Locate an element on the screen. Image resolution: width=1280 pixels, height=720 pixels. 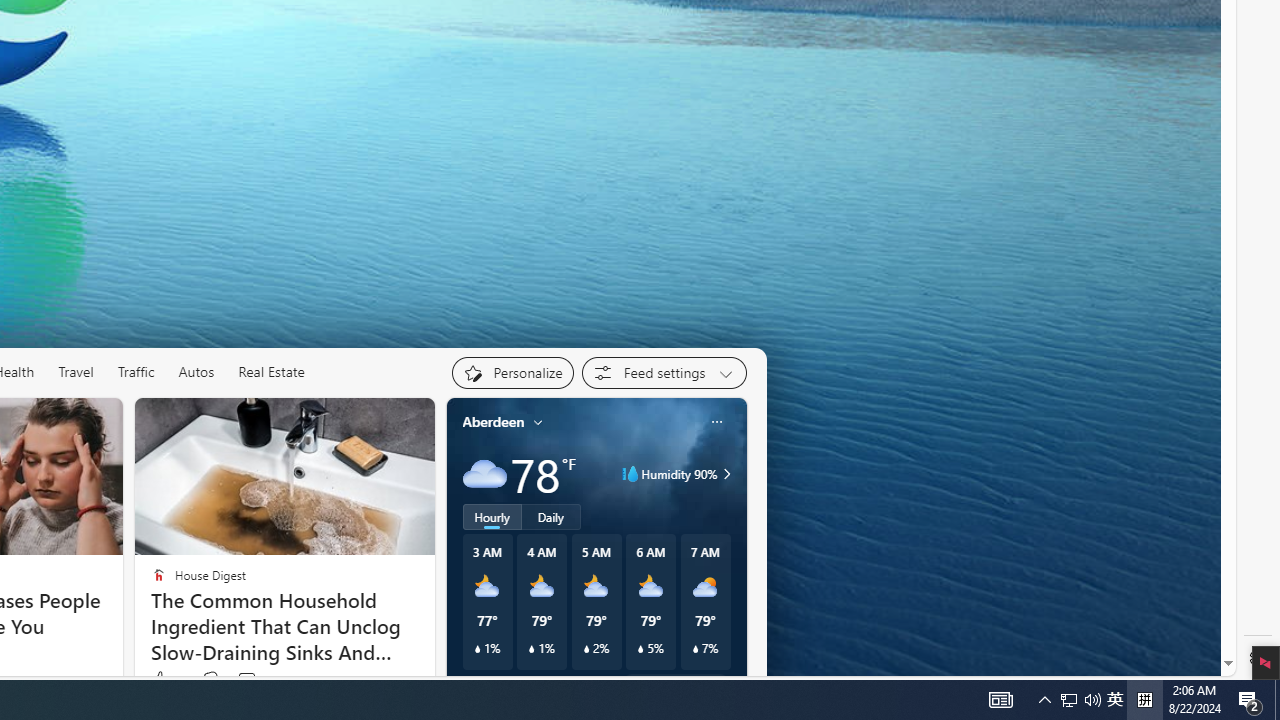
'Autos' is located at coordinates (196, 372).